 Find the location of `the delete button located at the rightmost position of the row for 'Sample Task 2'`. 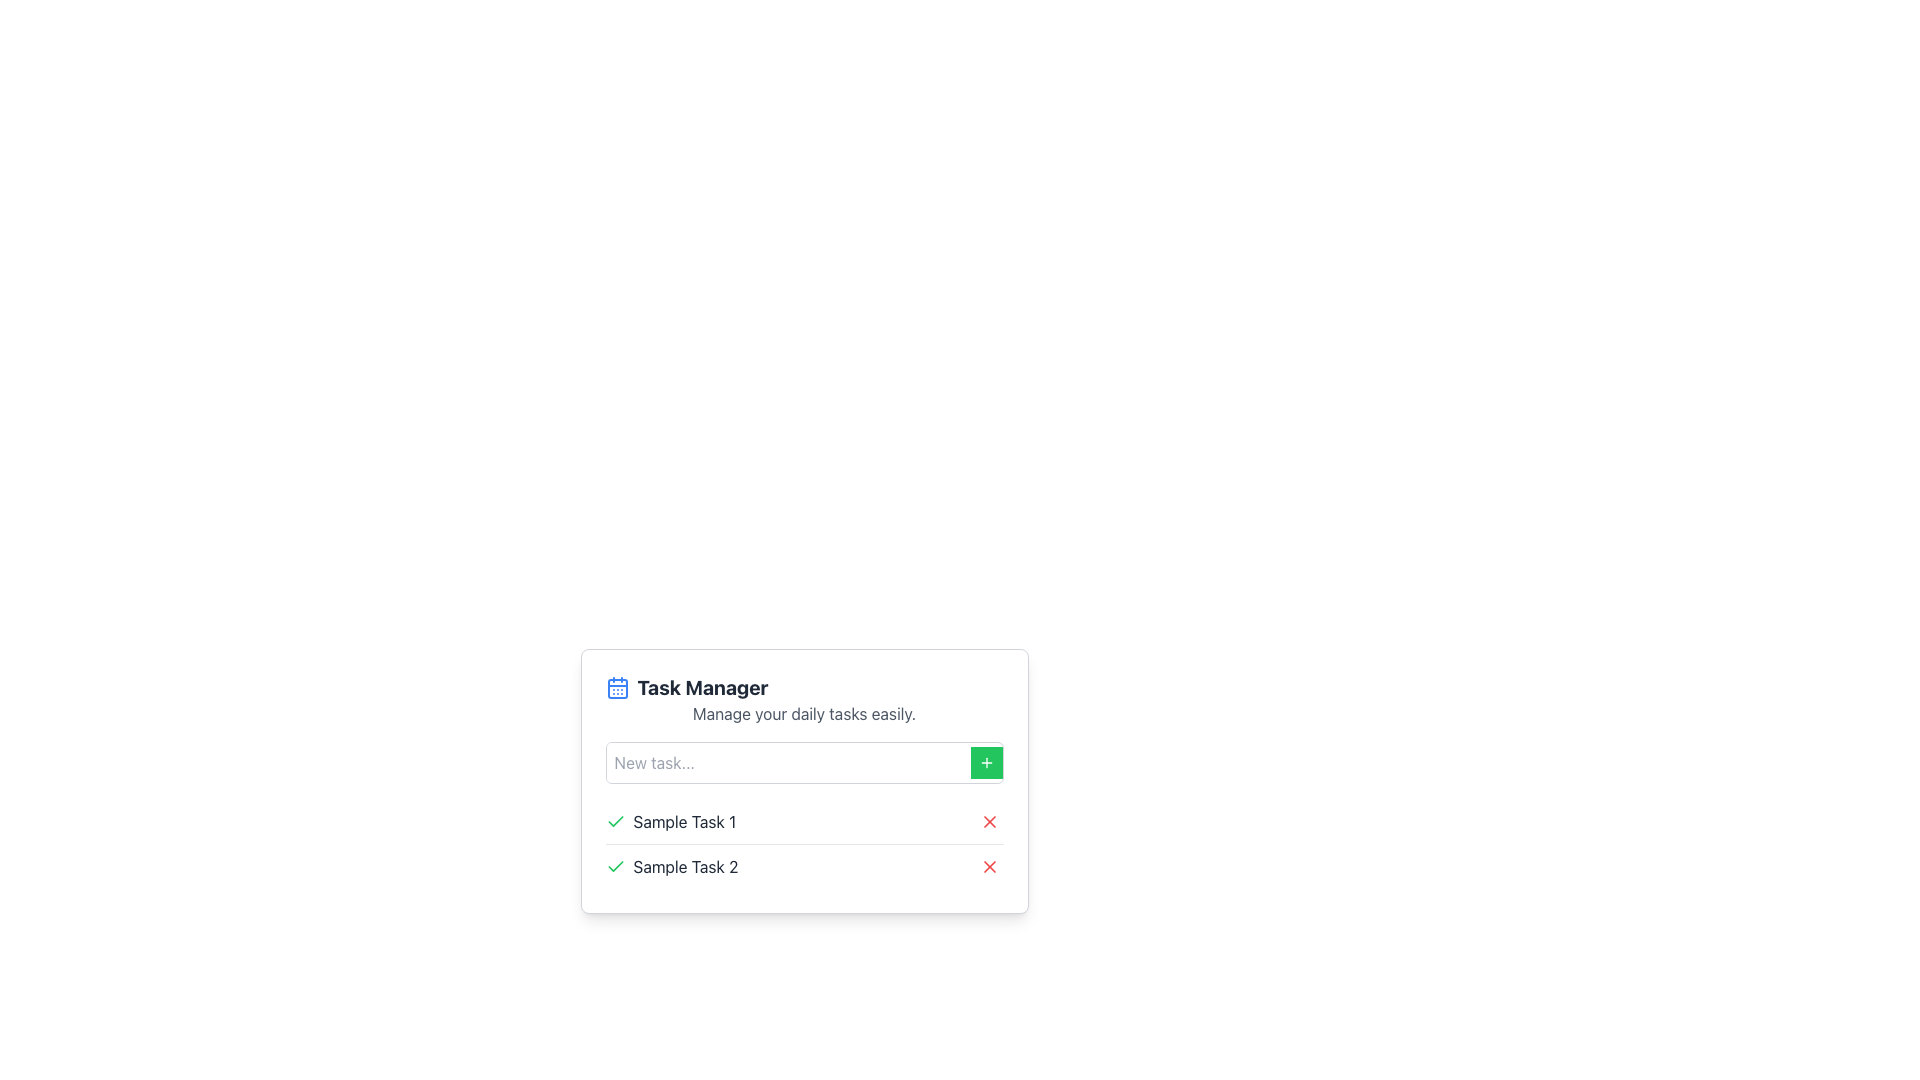

the delete button located at the rightmost position of the row for 'Sample Task 2' is located at coordinates (989, 866).